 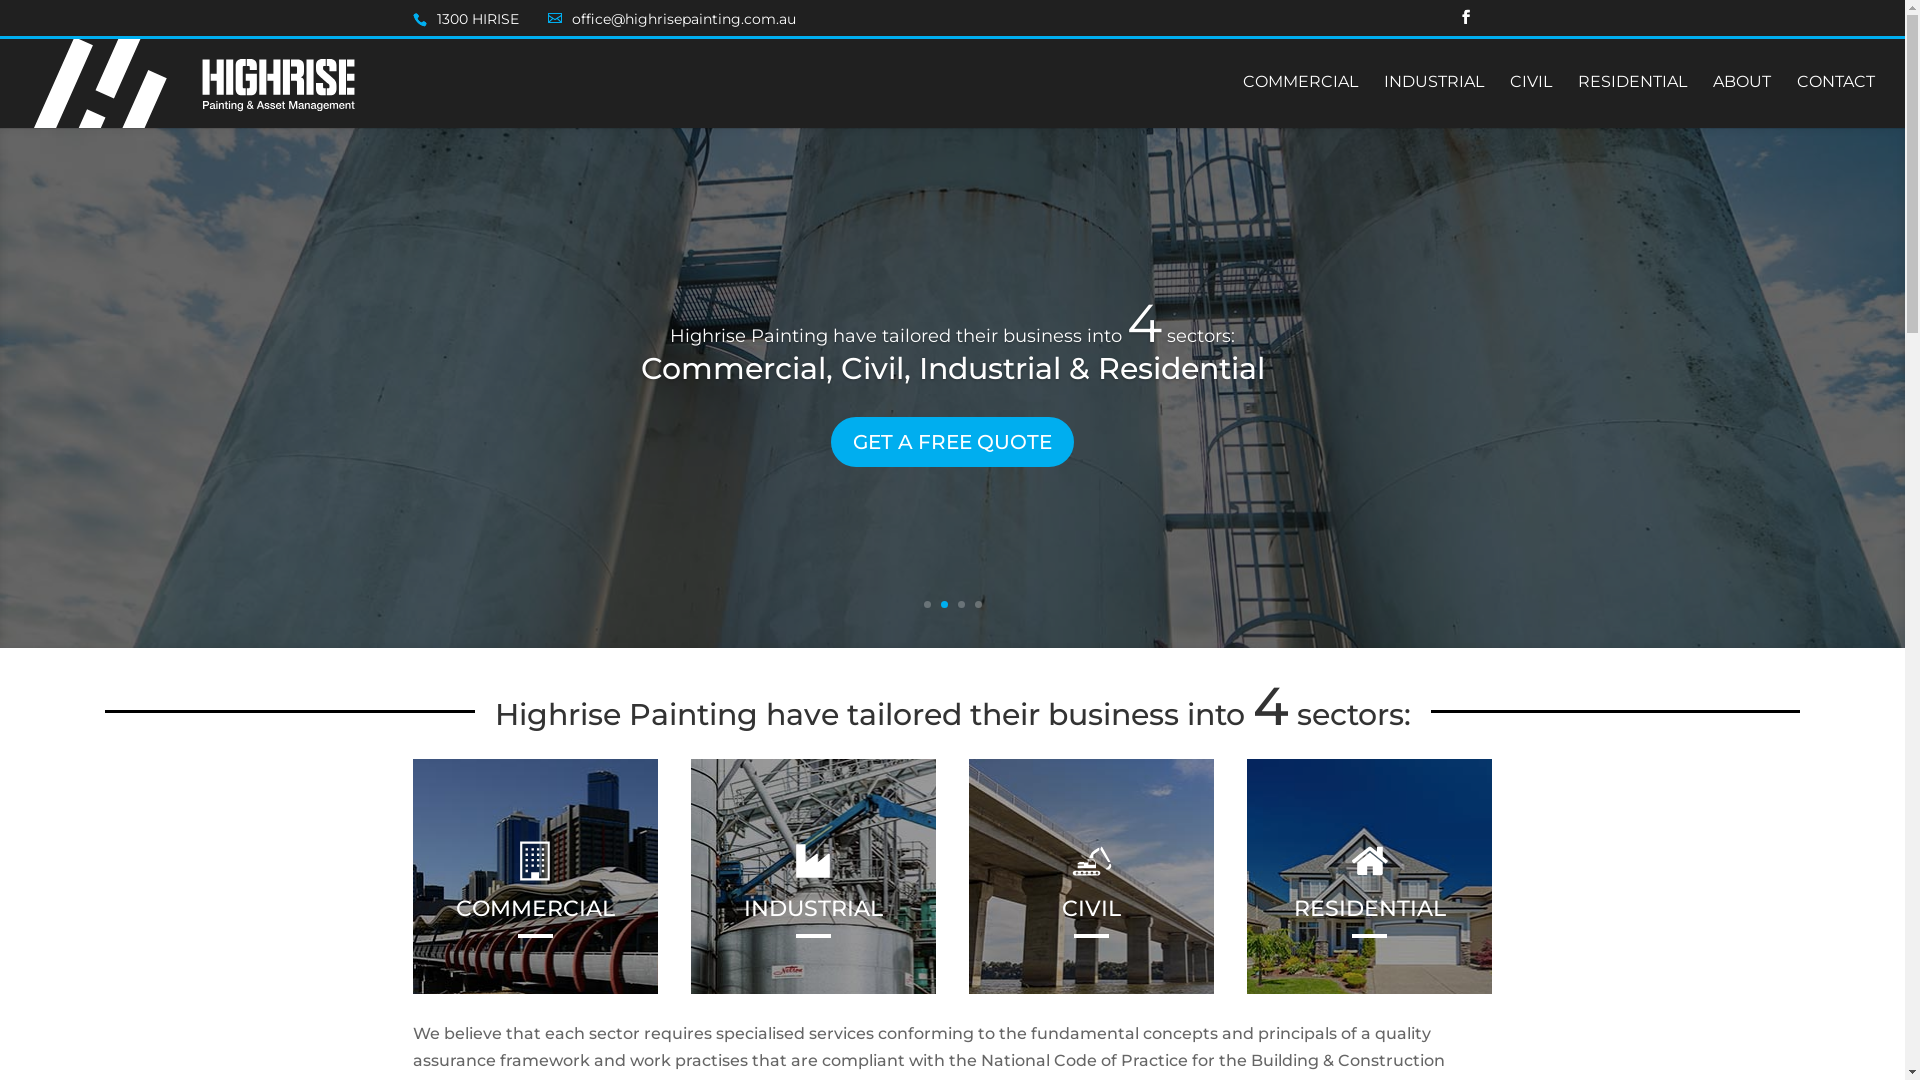 I want to click on 'CIVIL', so click(x=1530, y=101).